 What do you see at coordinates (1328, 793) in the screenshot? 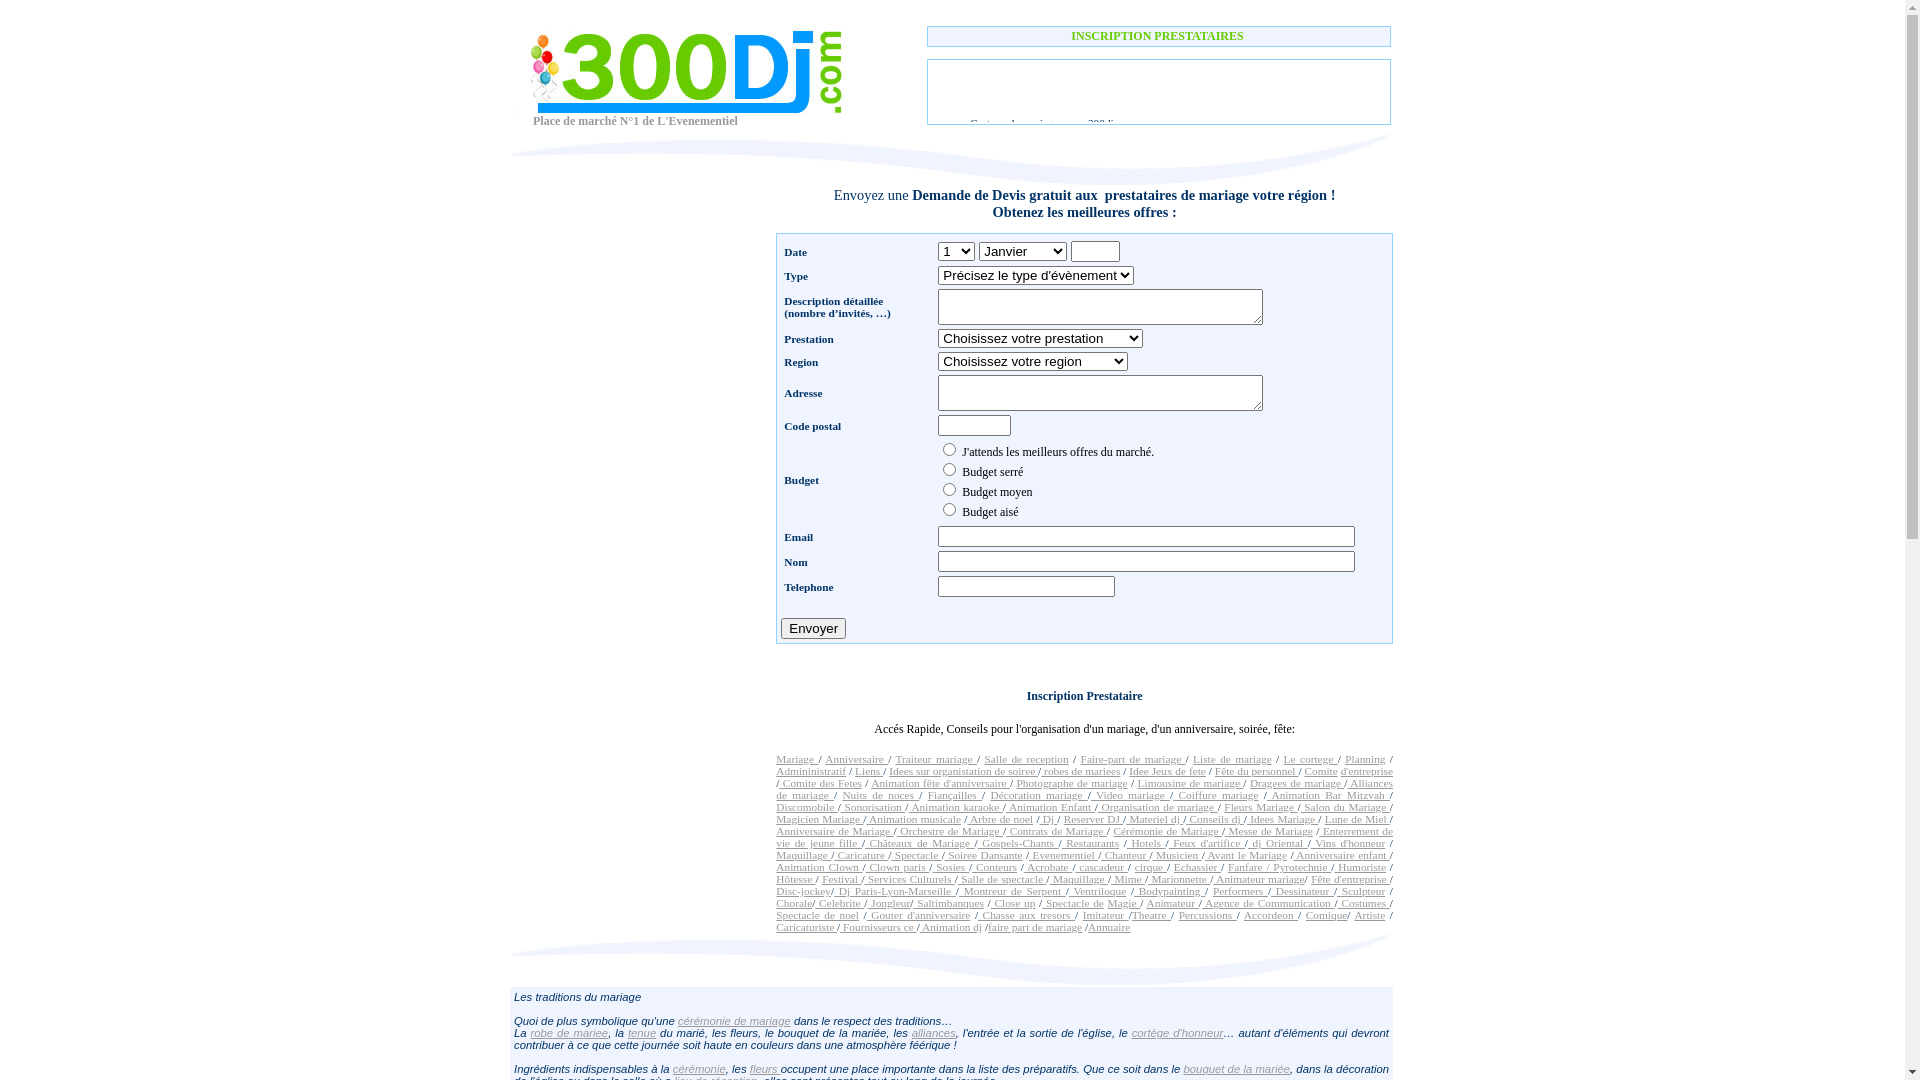
I see `'Animation Bar Mitzvah'` at bounding box center [1328, 793].